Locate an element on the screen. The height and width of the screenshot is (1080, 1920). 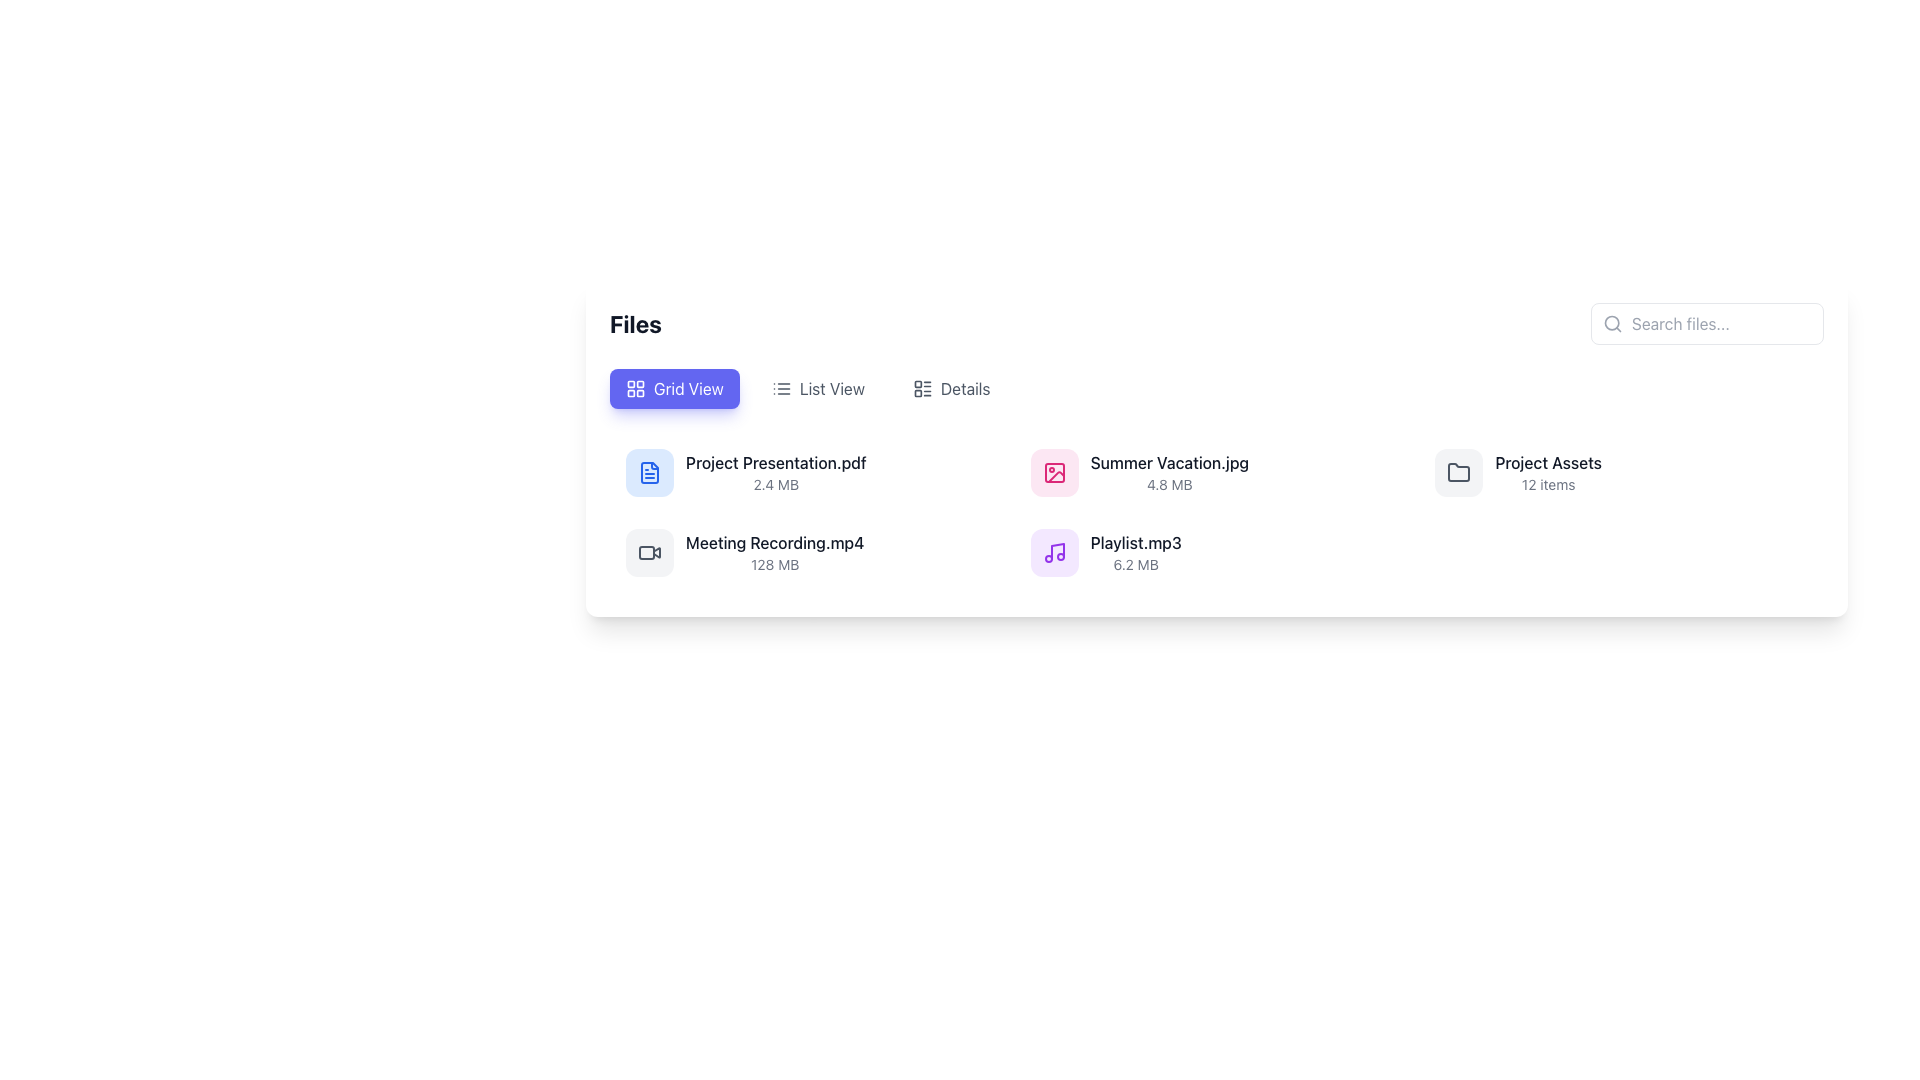
file name displayed in the static text label showing 'Summer Vacation.jpg', which is styled in dark gray and positioned above the file size label in the file viewer interface's Grid View layout is located at coordinates (1169, 462).